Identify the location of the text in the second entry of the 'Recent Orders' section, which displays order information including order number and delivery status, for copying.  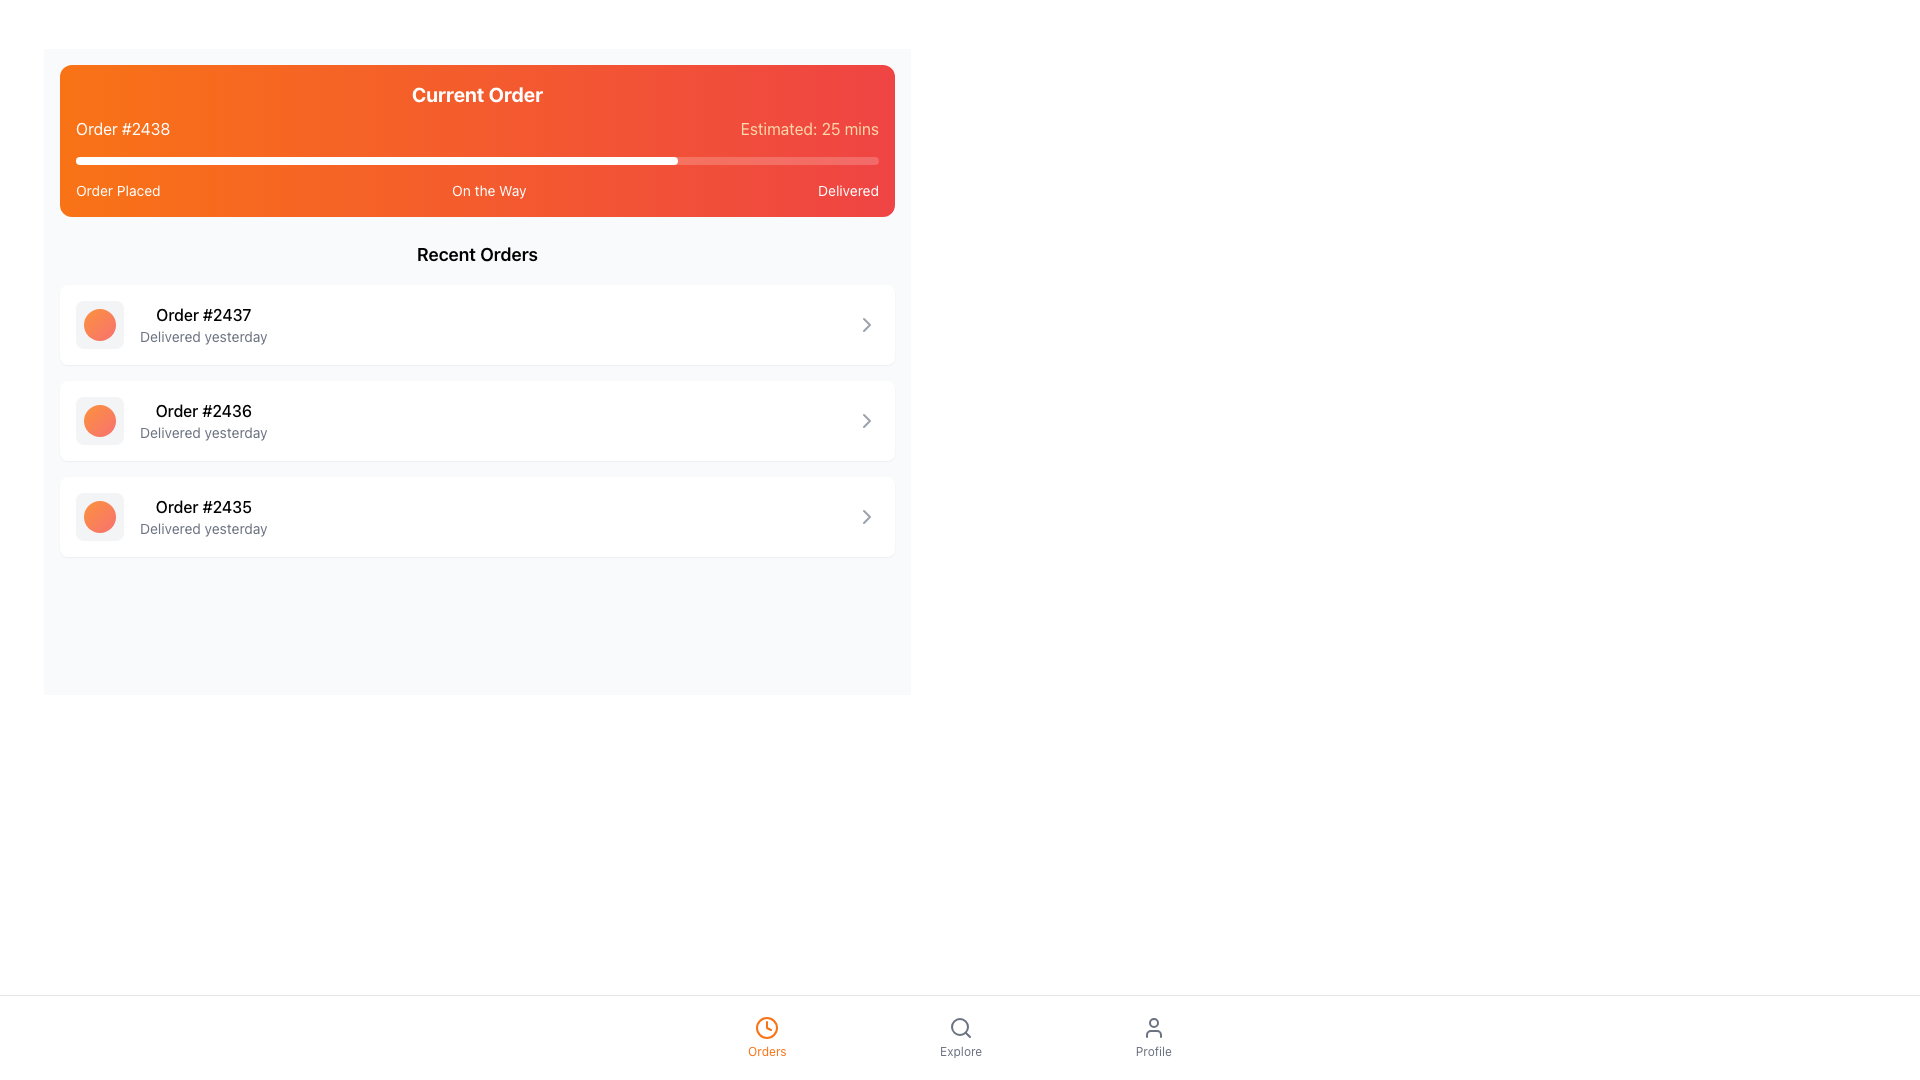
(203, 419).